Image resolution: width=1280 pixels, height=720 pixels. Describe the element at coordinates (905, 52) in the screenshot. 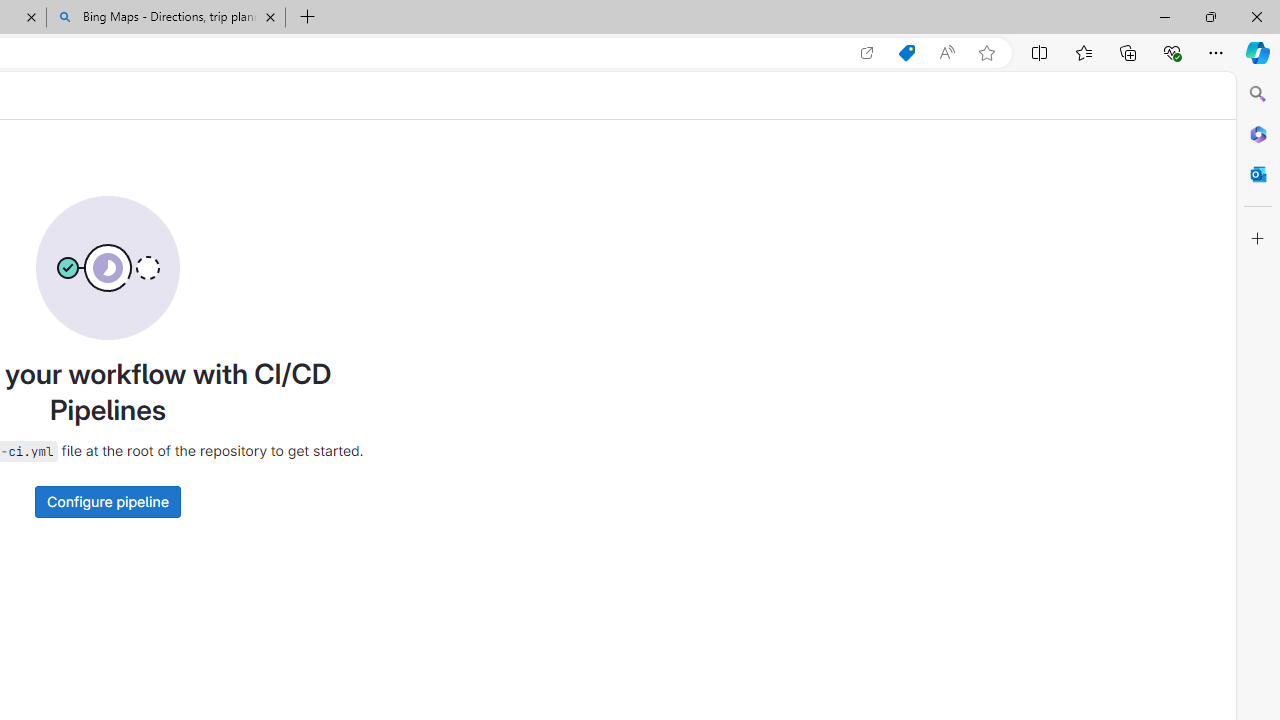

I see `'Shopping in Microsoft Edge'` at that location.